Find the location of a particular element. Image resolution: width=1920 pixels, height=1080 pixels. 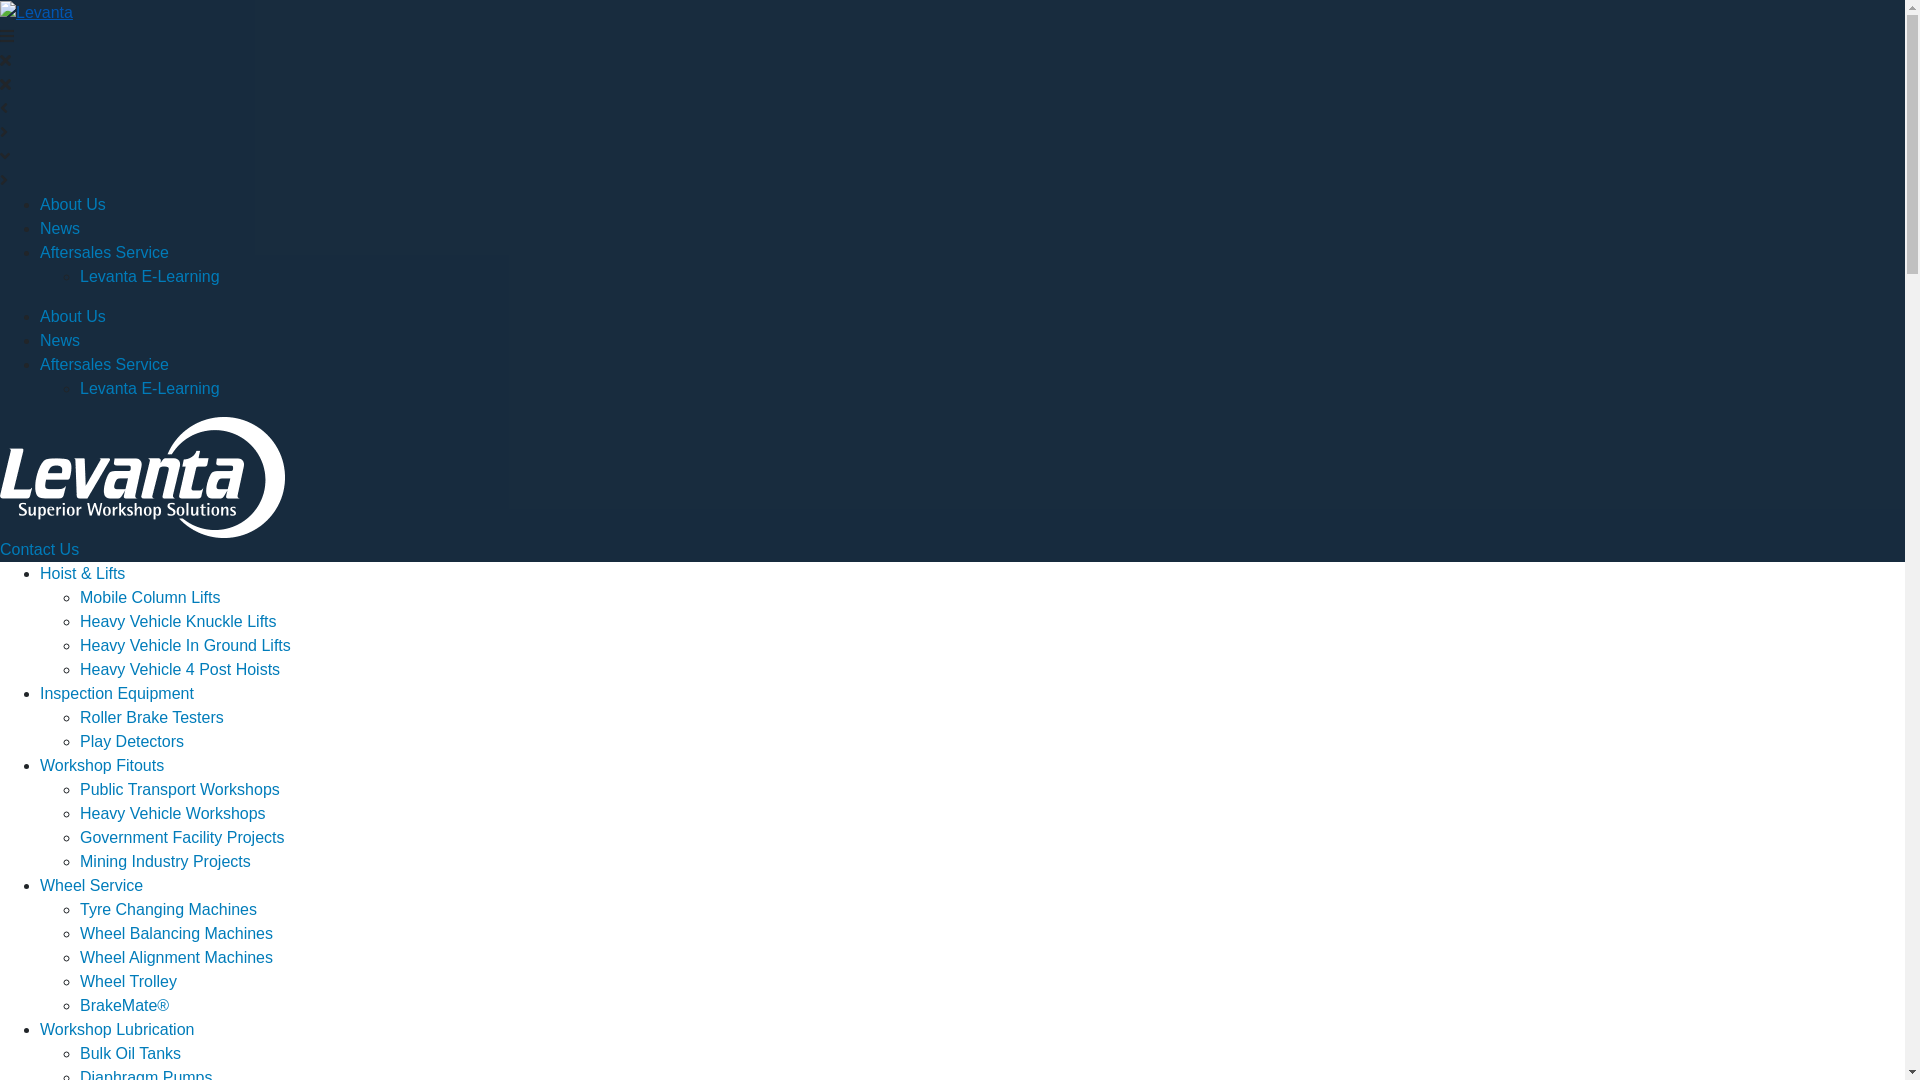

'Public Transport Workshops' is located at coordinates (180, 788).